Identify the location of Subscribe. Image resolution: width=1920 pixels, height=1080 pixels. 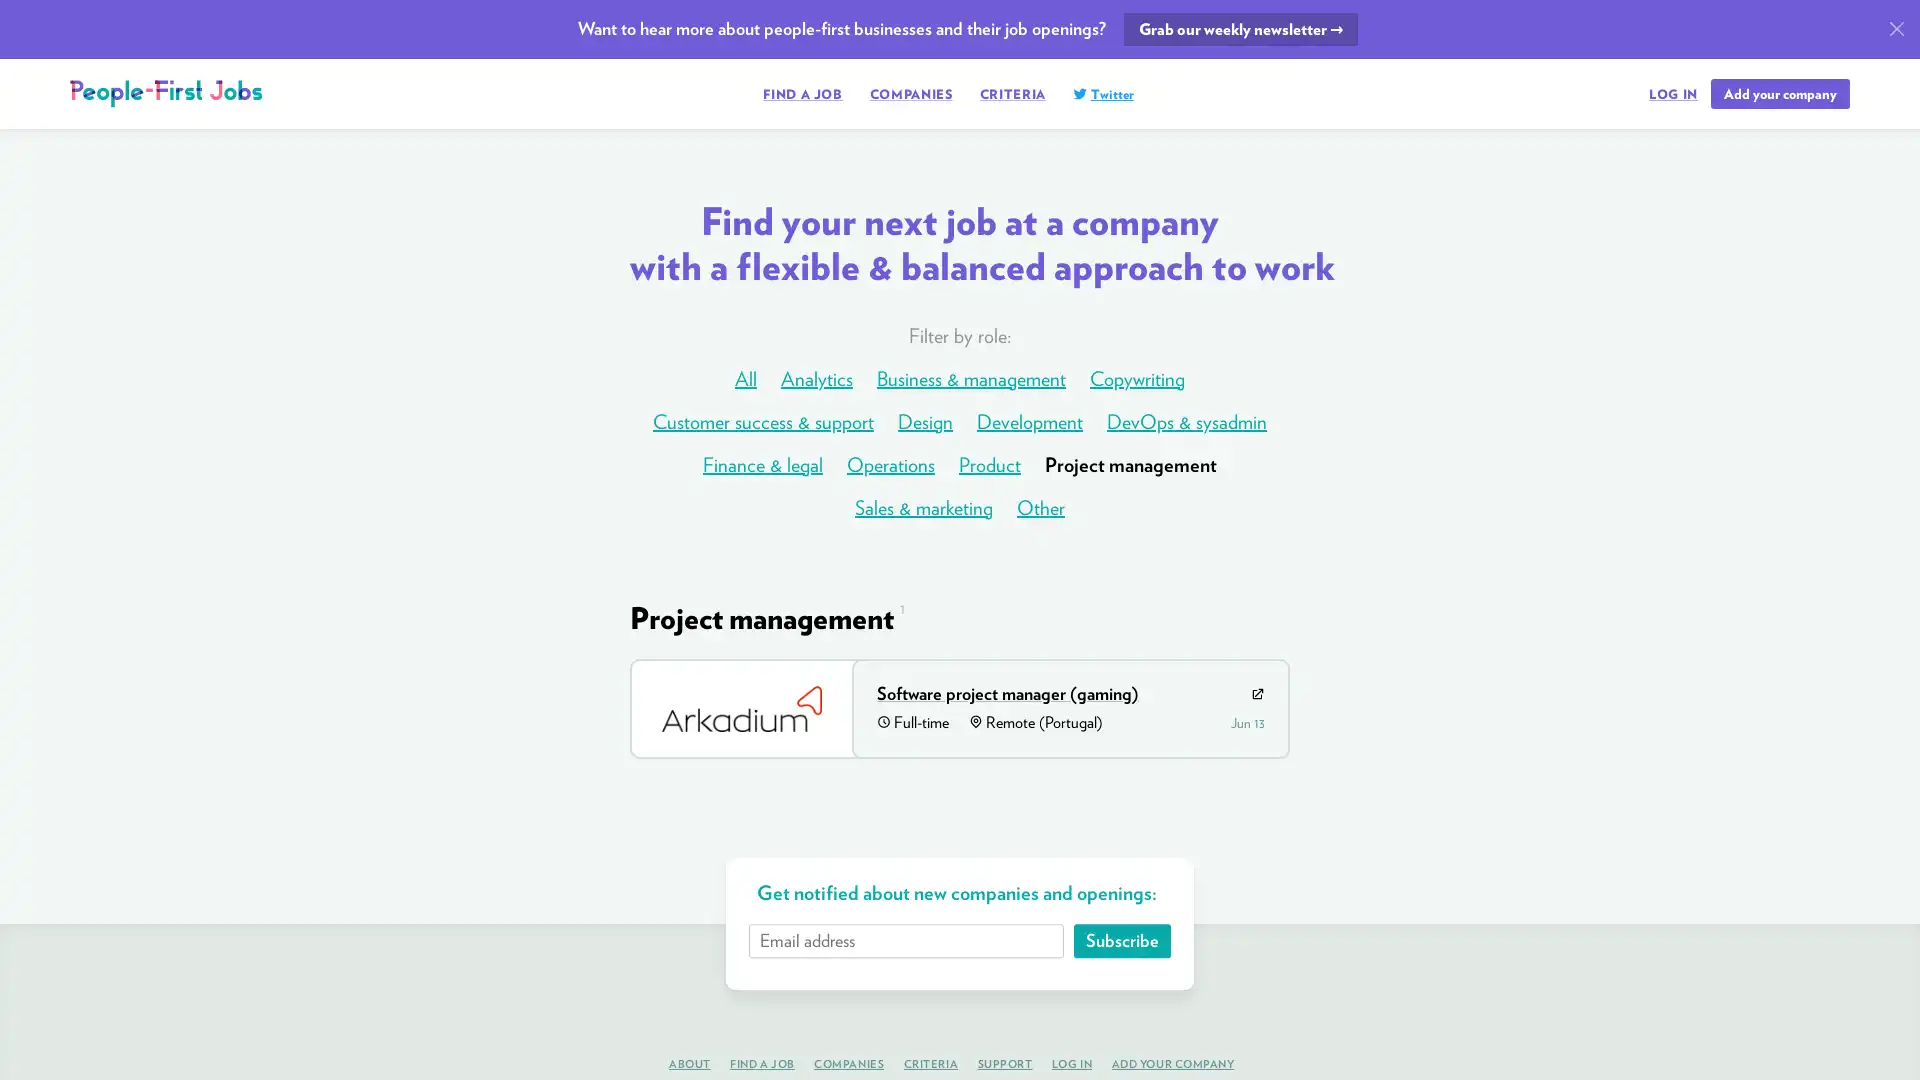
(1121, 940).